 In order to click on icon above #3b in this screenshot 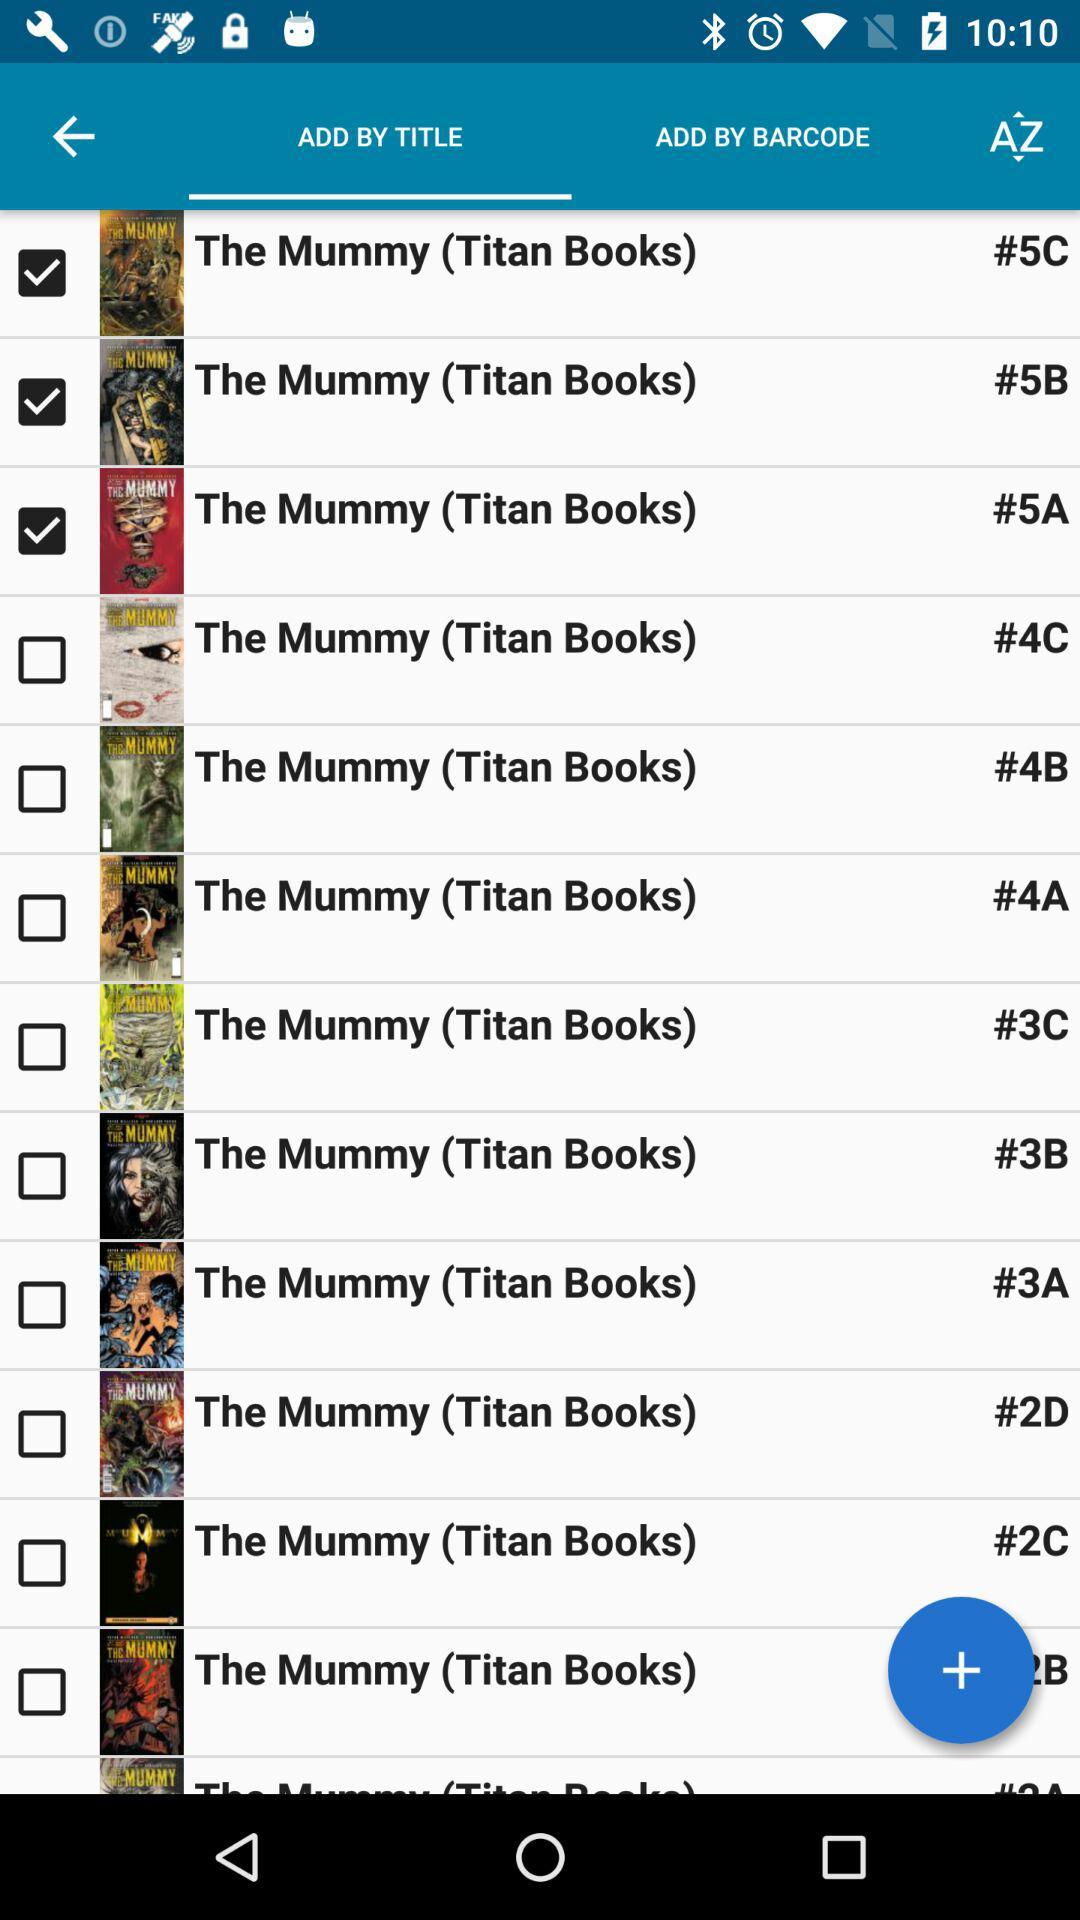, I will do `click(1031, 1022)`.